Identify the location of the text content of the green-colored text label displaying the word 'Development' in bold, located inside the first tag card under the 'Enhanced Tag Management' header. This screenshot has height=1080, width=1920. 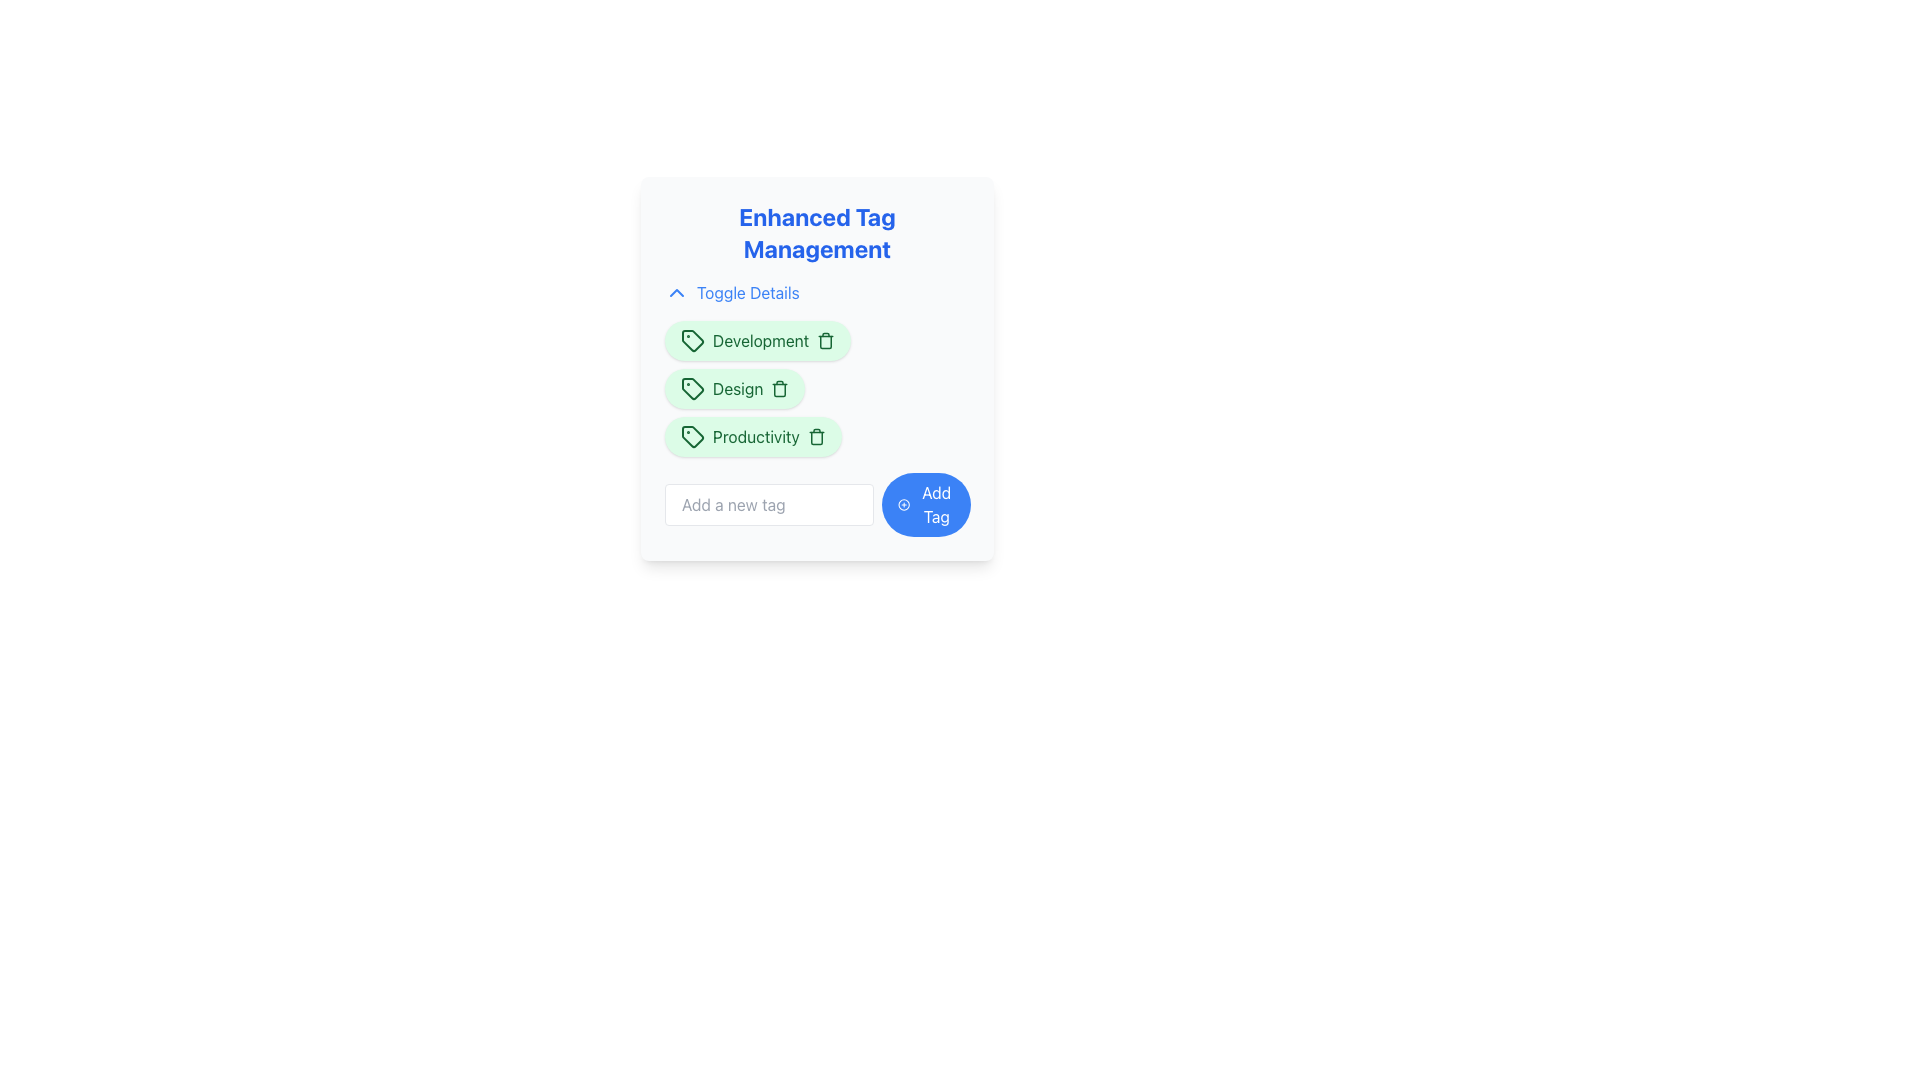
(760, 339).